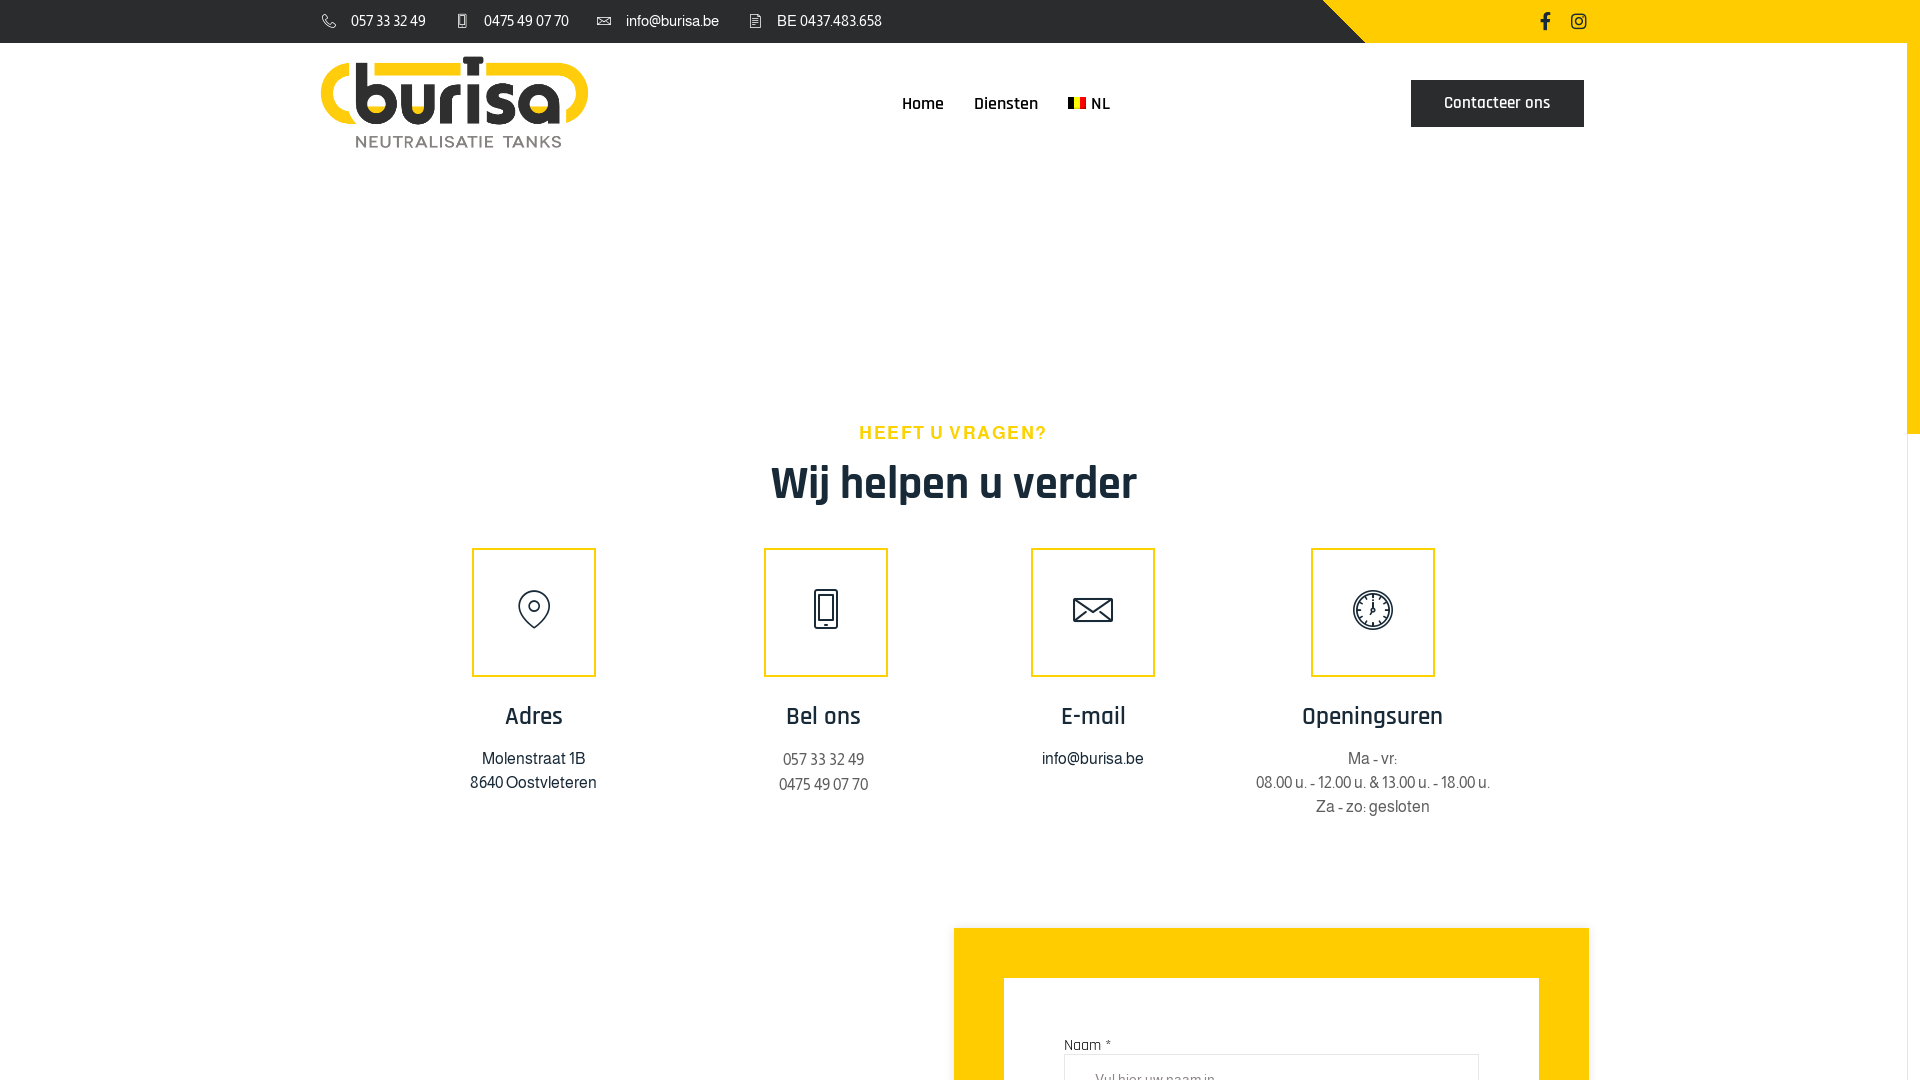 The height and width of the screenshot is (1080, 1920). Describe the element at coordinates (777, 783) in the screenshot. I see `'0475 49 07 70'` at that location.